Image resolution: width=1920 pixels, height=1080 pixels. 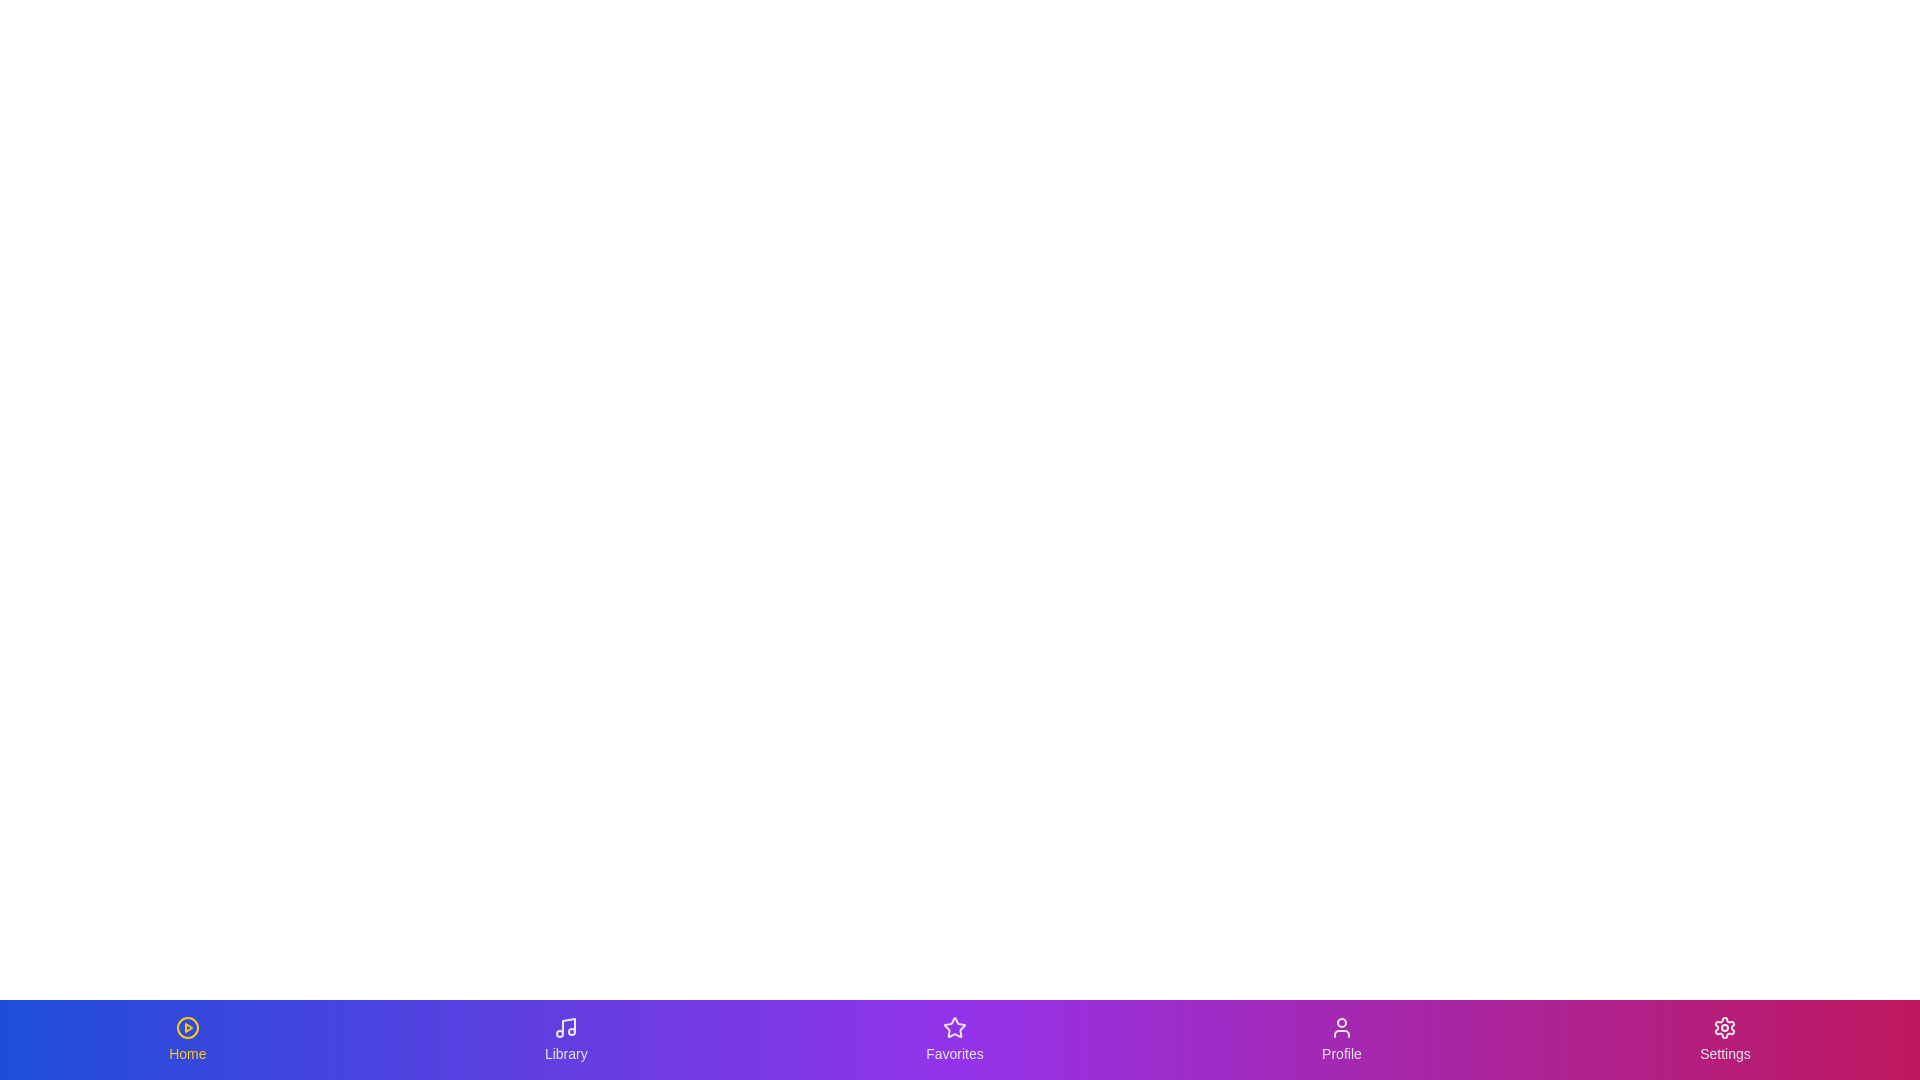 I want to click on the tab labeled Profile to observe its animation, so click(x=1340, y=1039).